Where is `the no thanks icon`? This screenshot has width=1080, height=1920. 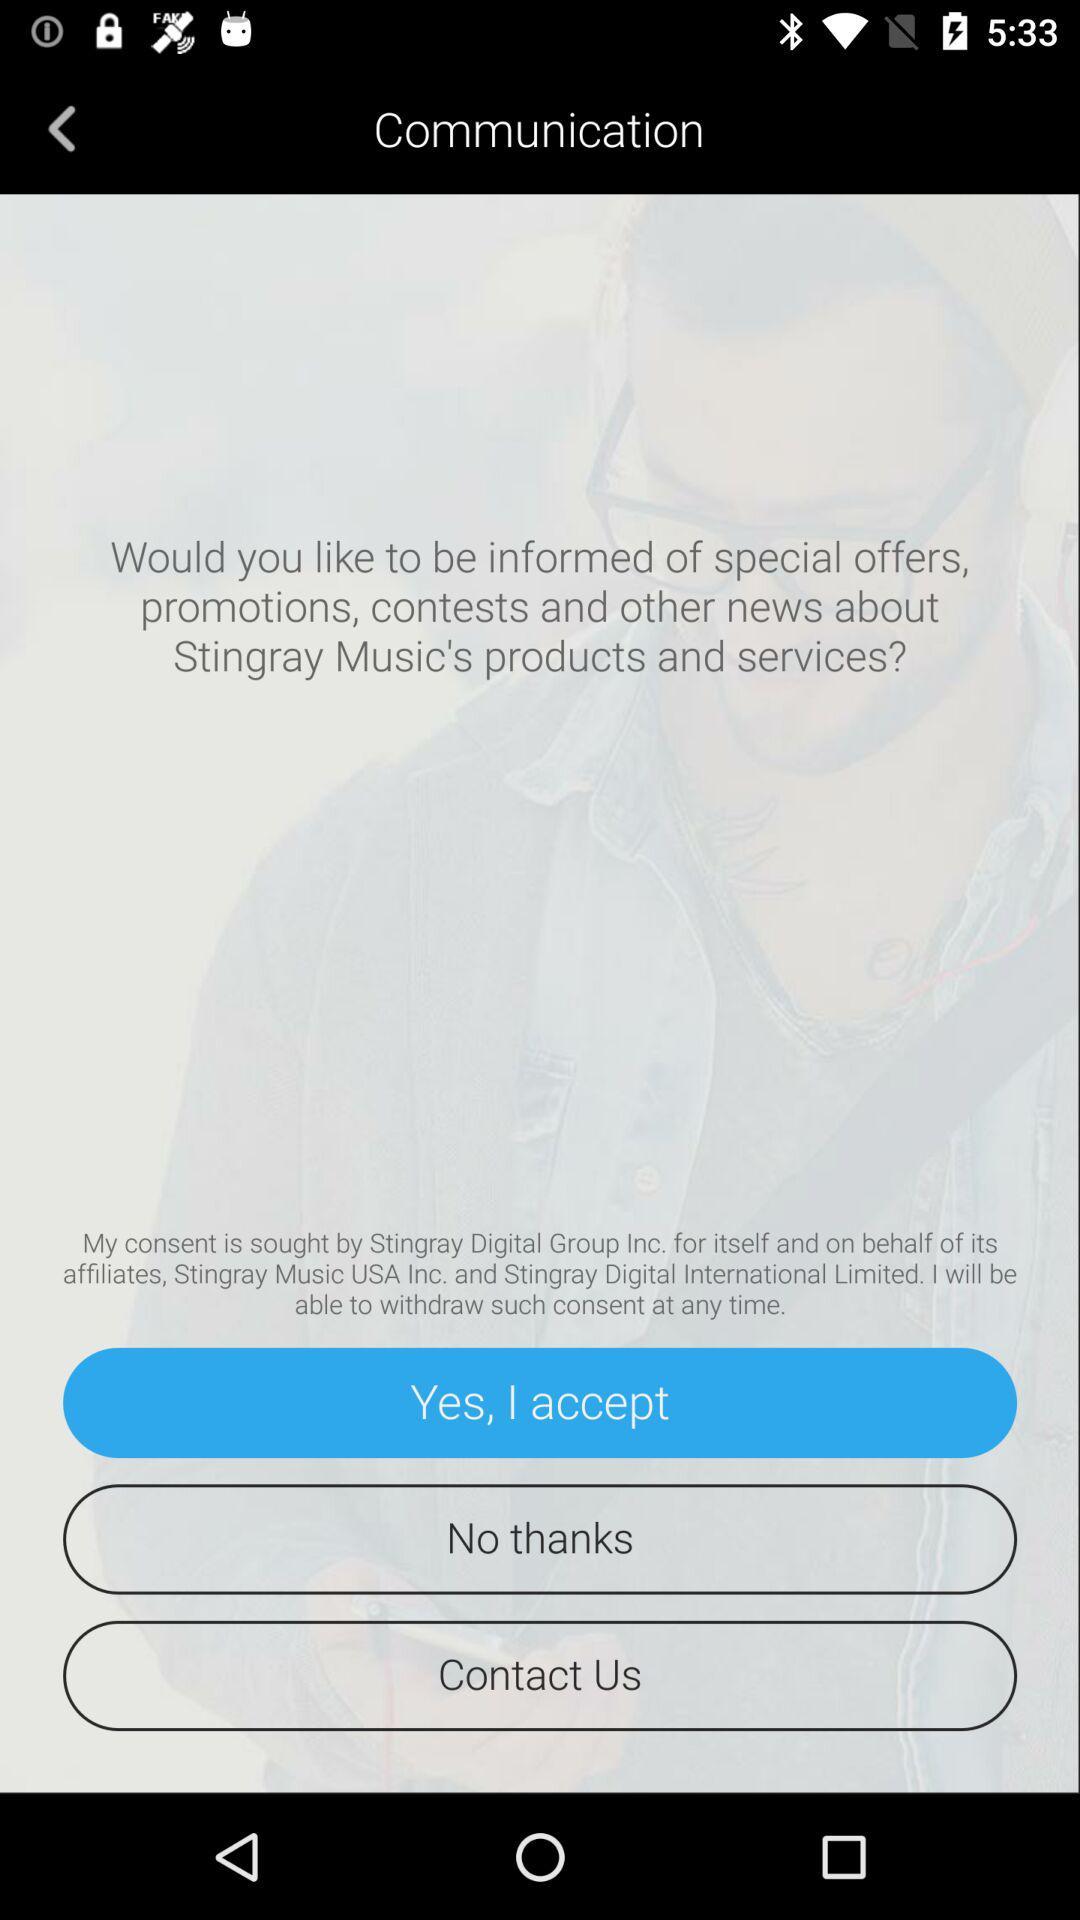 the no thanks icon is located at coordinates (540, 1538).